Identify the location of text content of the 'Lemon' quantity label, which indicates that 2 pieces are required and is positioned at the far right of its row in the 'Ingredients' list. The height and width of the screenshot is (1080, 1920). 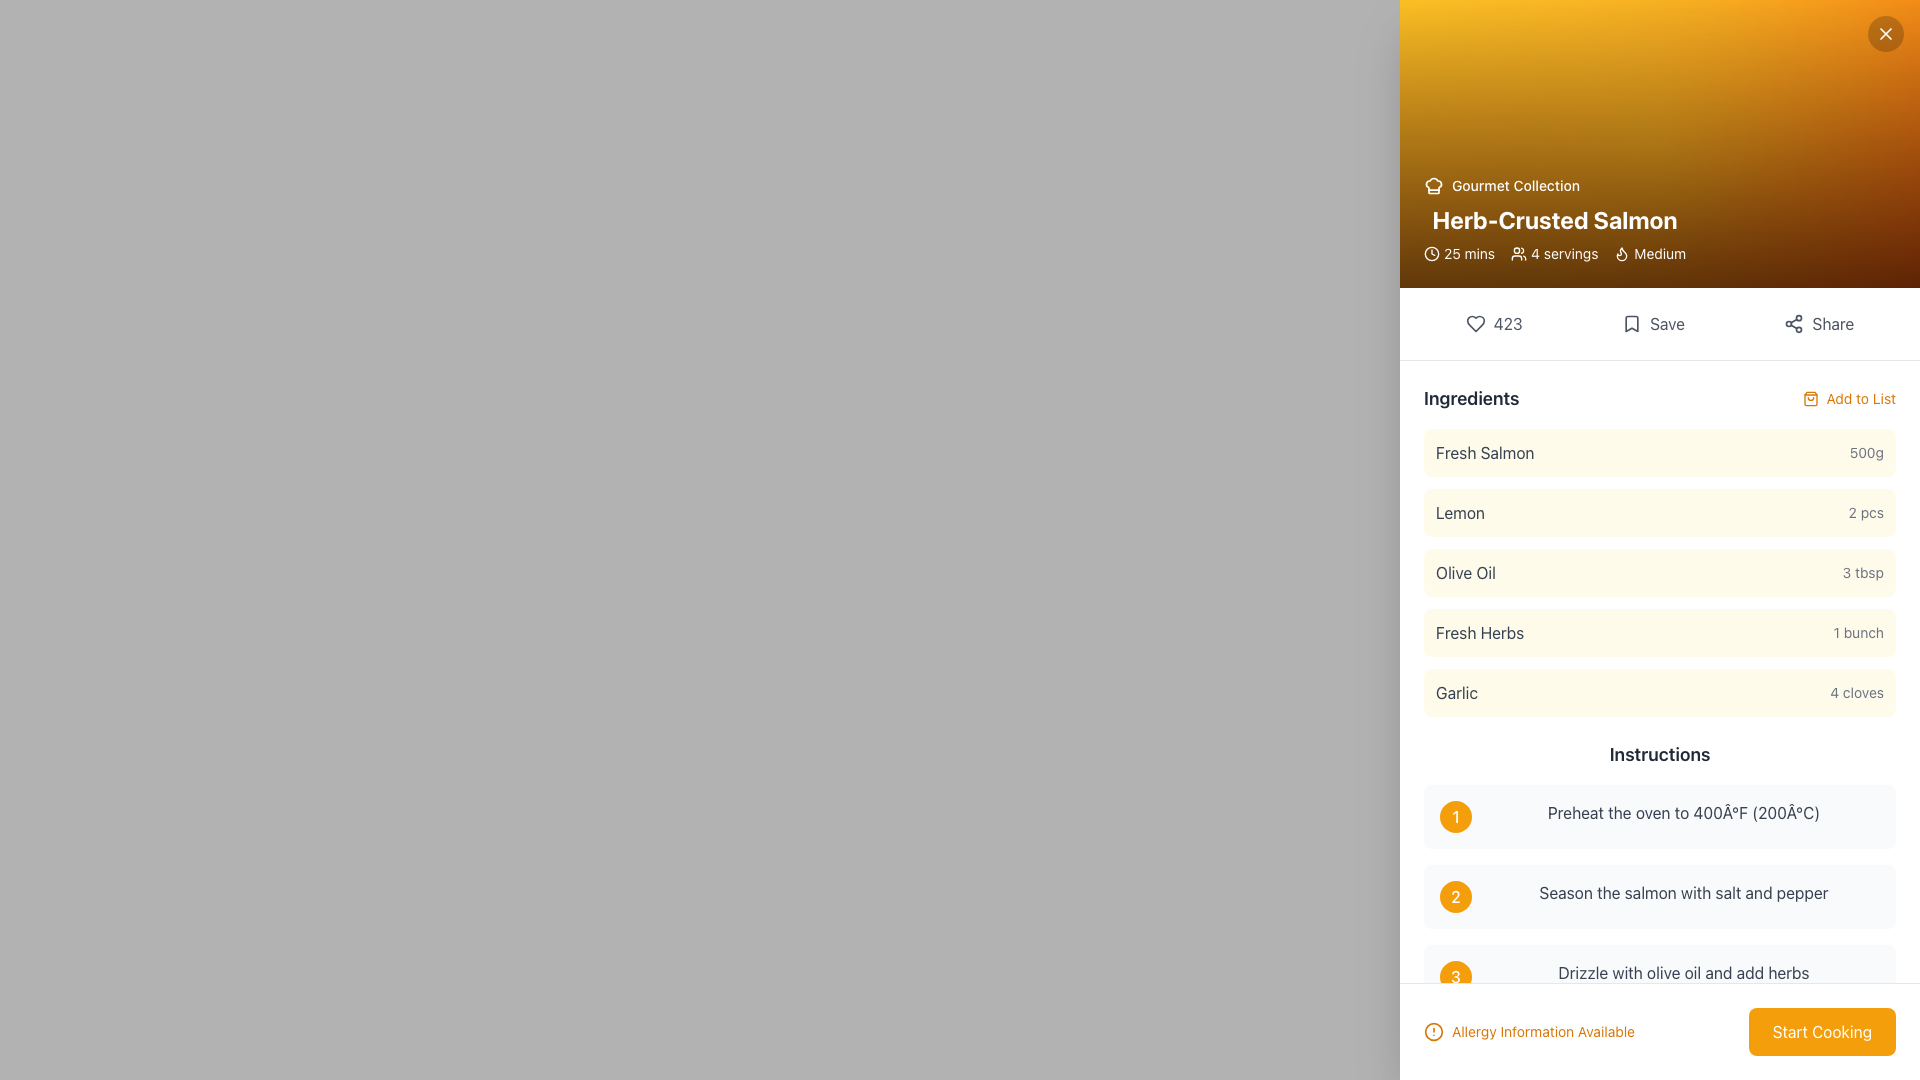
(1865, 512).